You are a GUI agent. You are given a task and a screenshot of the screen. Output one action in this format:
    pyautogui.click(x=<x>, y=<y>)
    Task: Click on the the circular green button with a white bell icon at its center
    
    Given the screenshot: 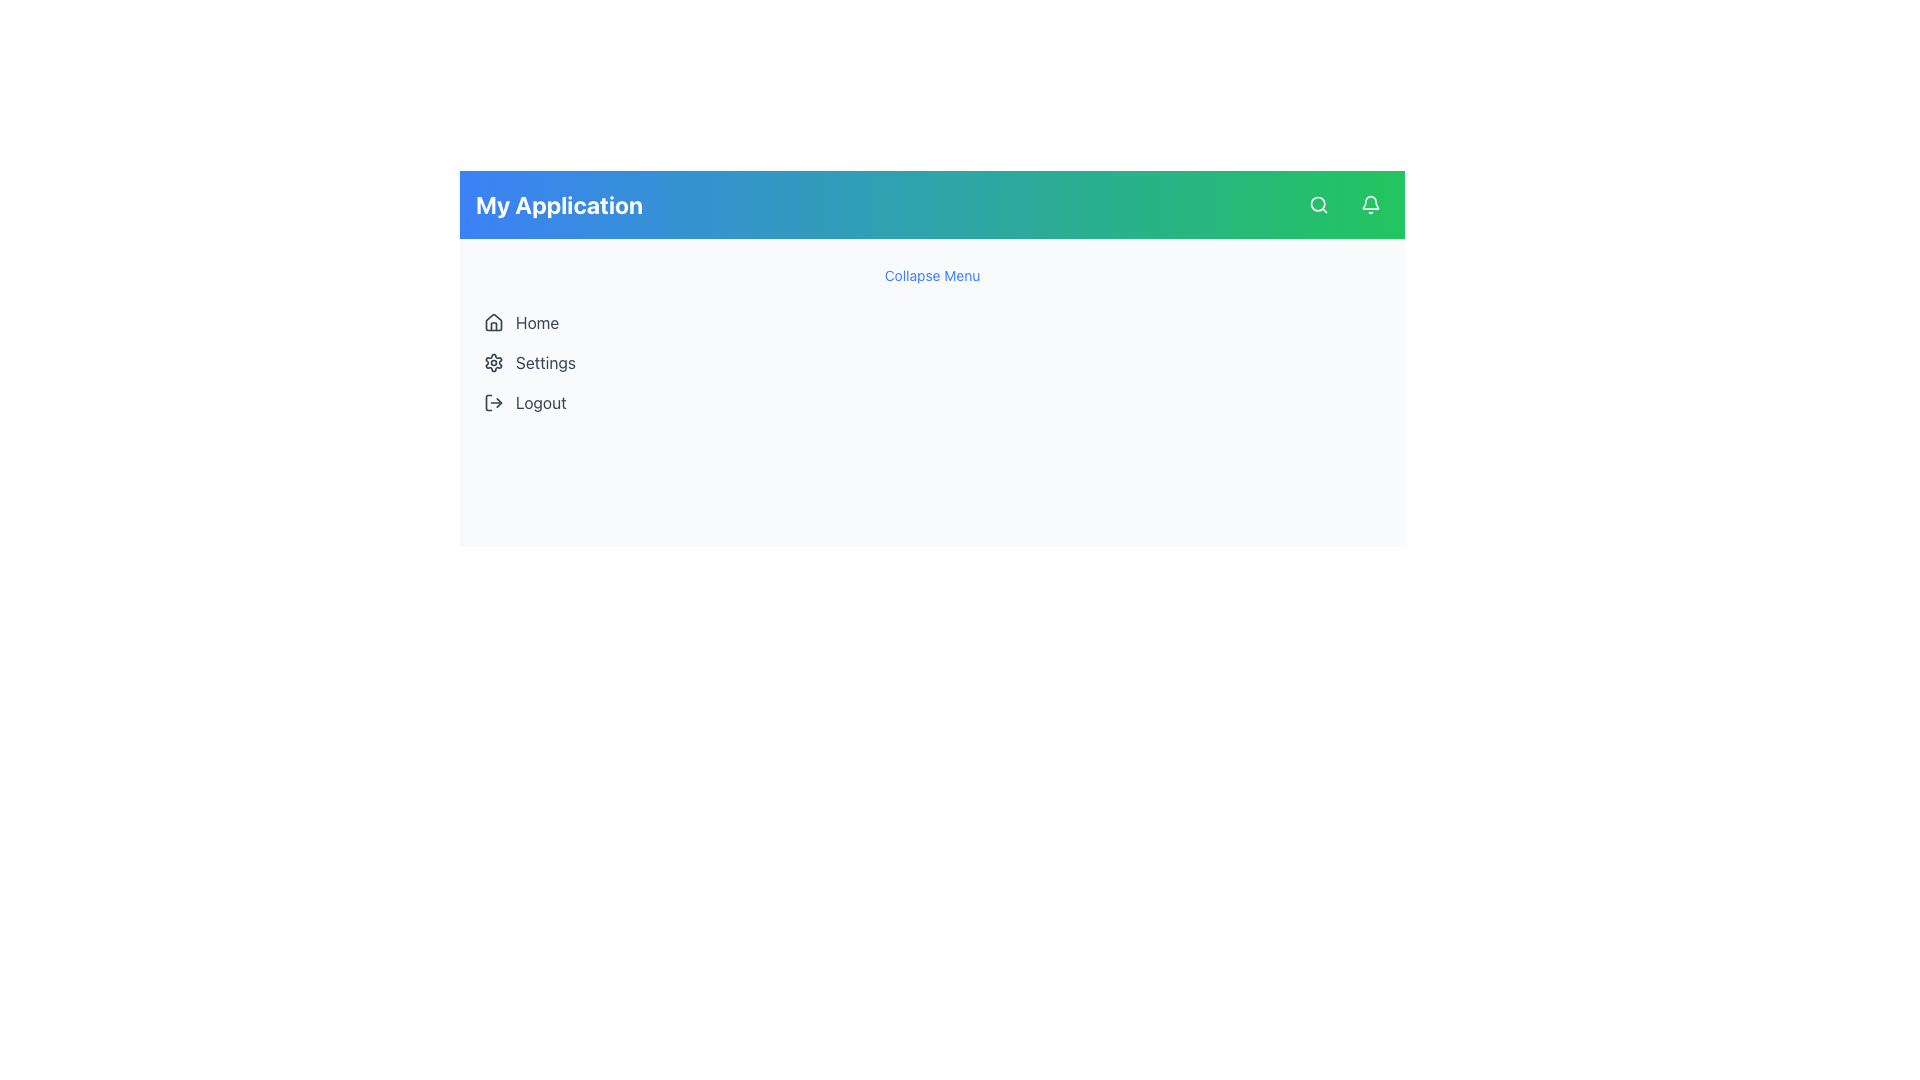 What is the action you would take?
    pyautogui.click(x=1370, y=204)
    